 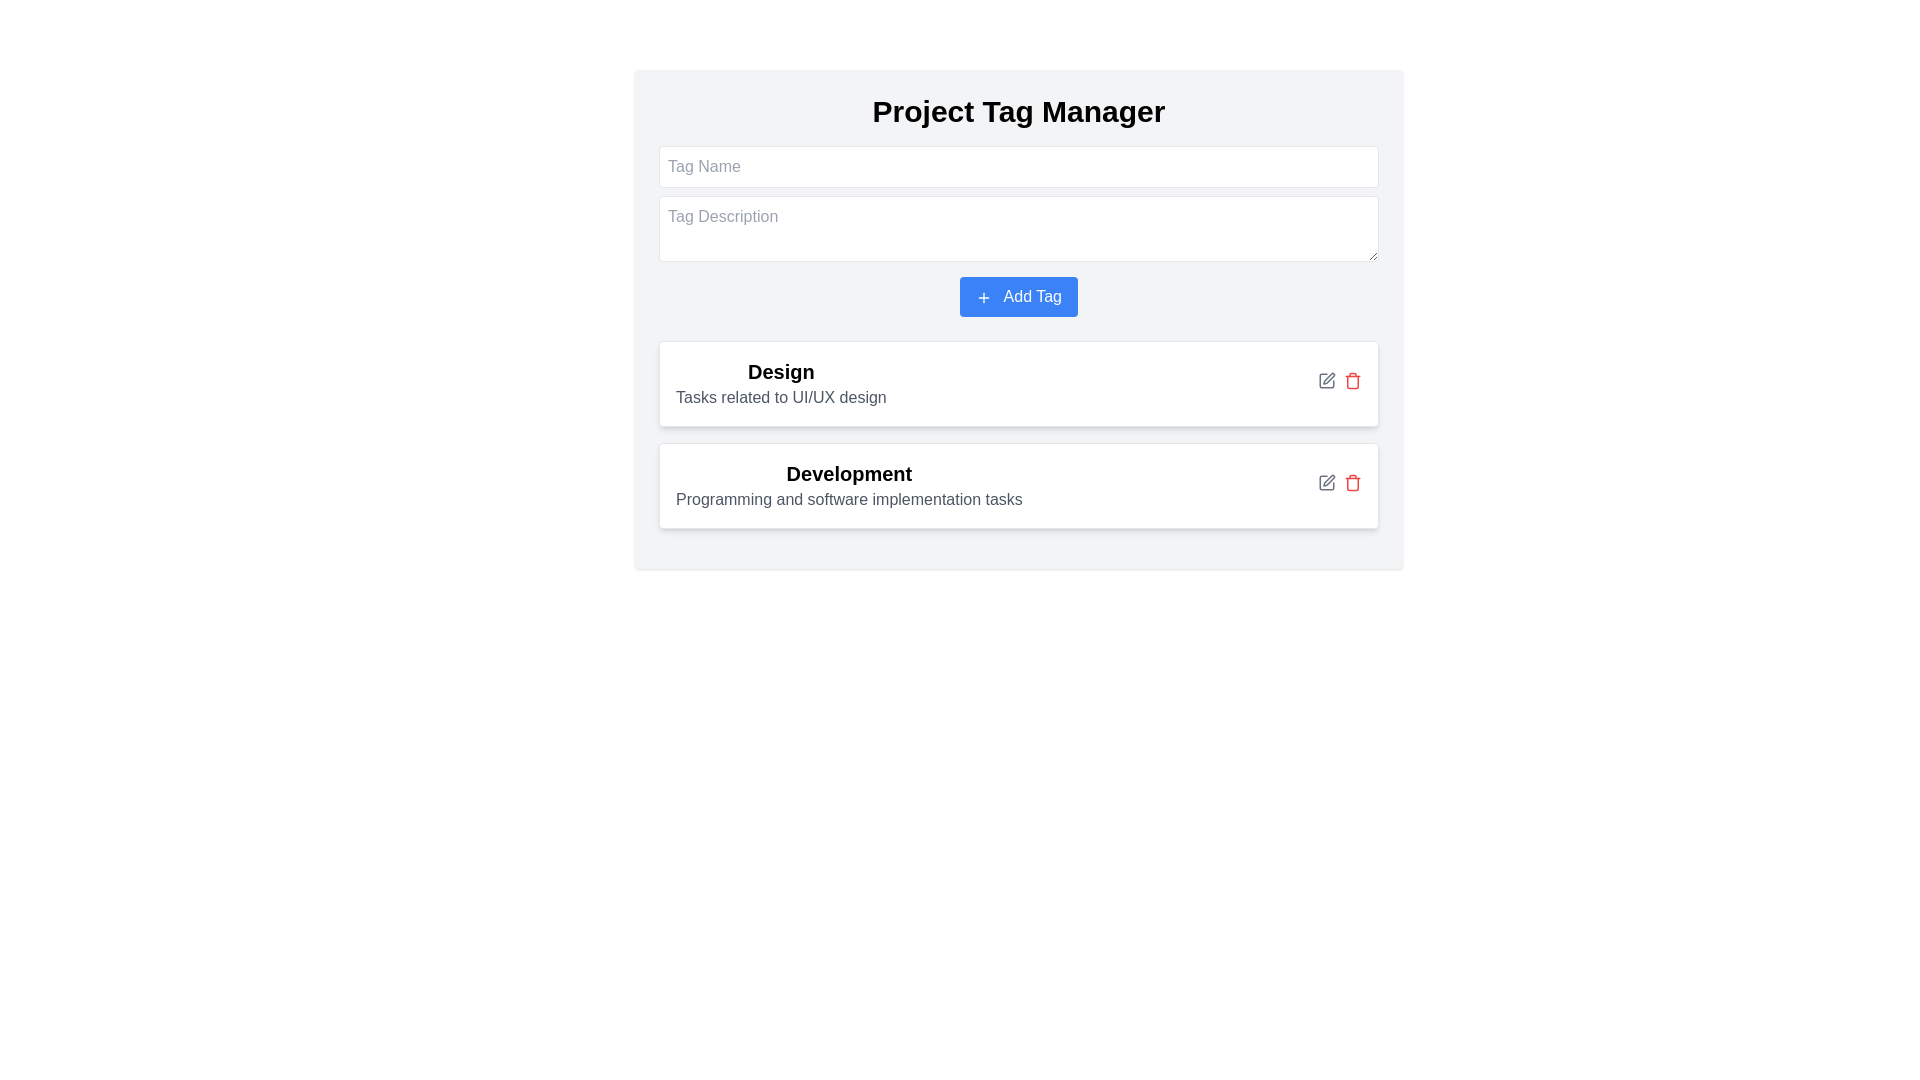 I want to click on the trash bin icon in the Interactive action group located at the rightmost side of the 'Development' section within the second card, so click(x=1339, y=486).